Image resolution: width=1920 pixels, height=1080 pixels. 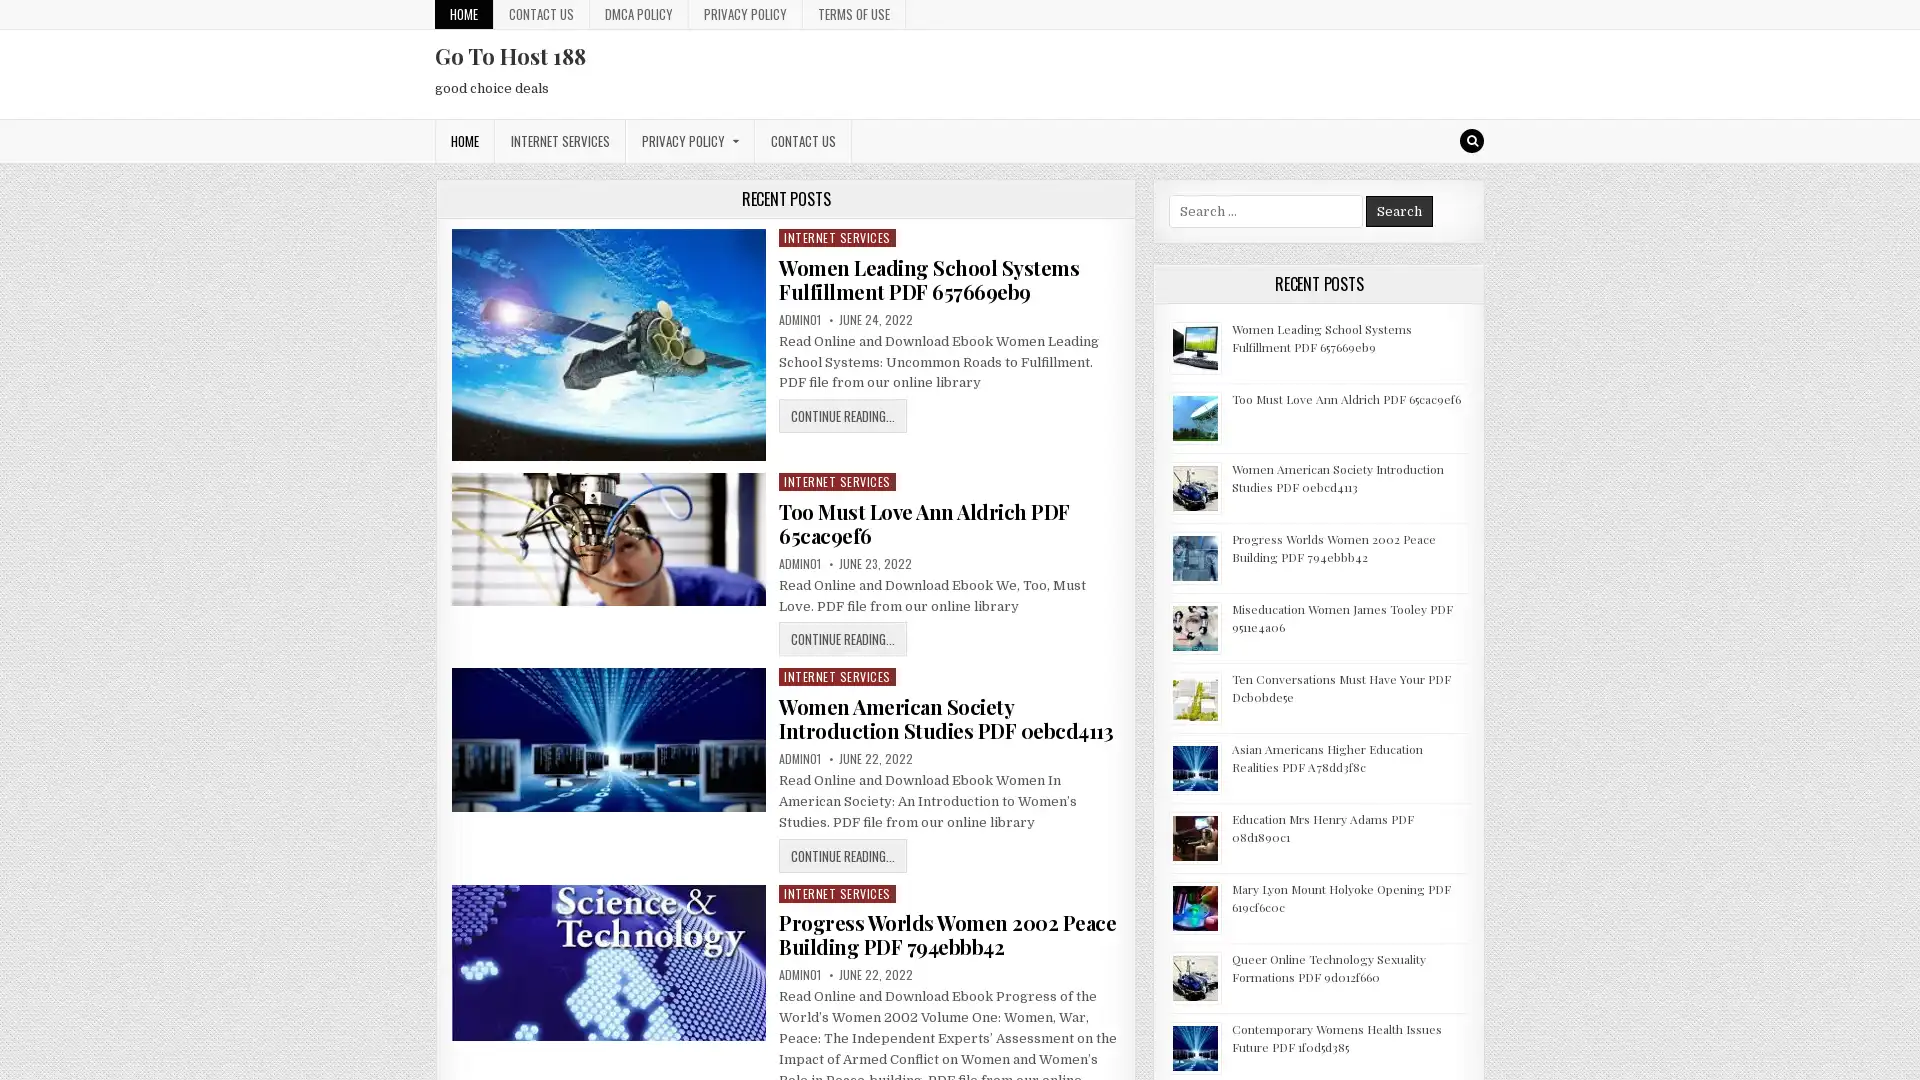 I want to click on Search, so click(x=1398, y=211).